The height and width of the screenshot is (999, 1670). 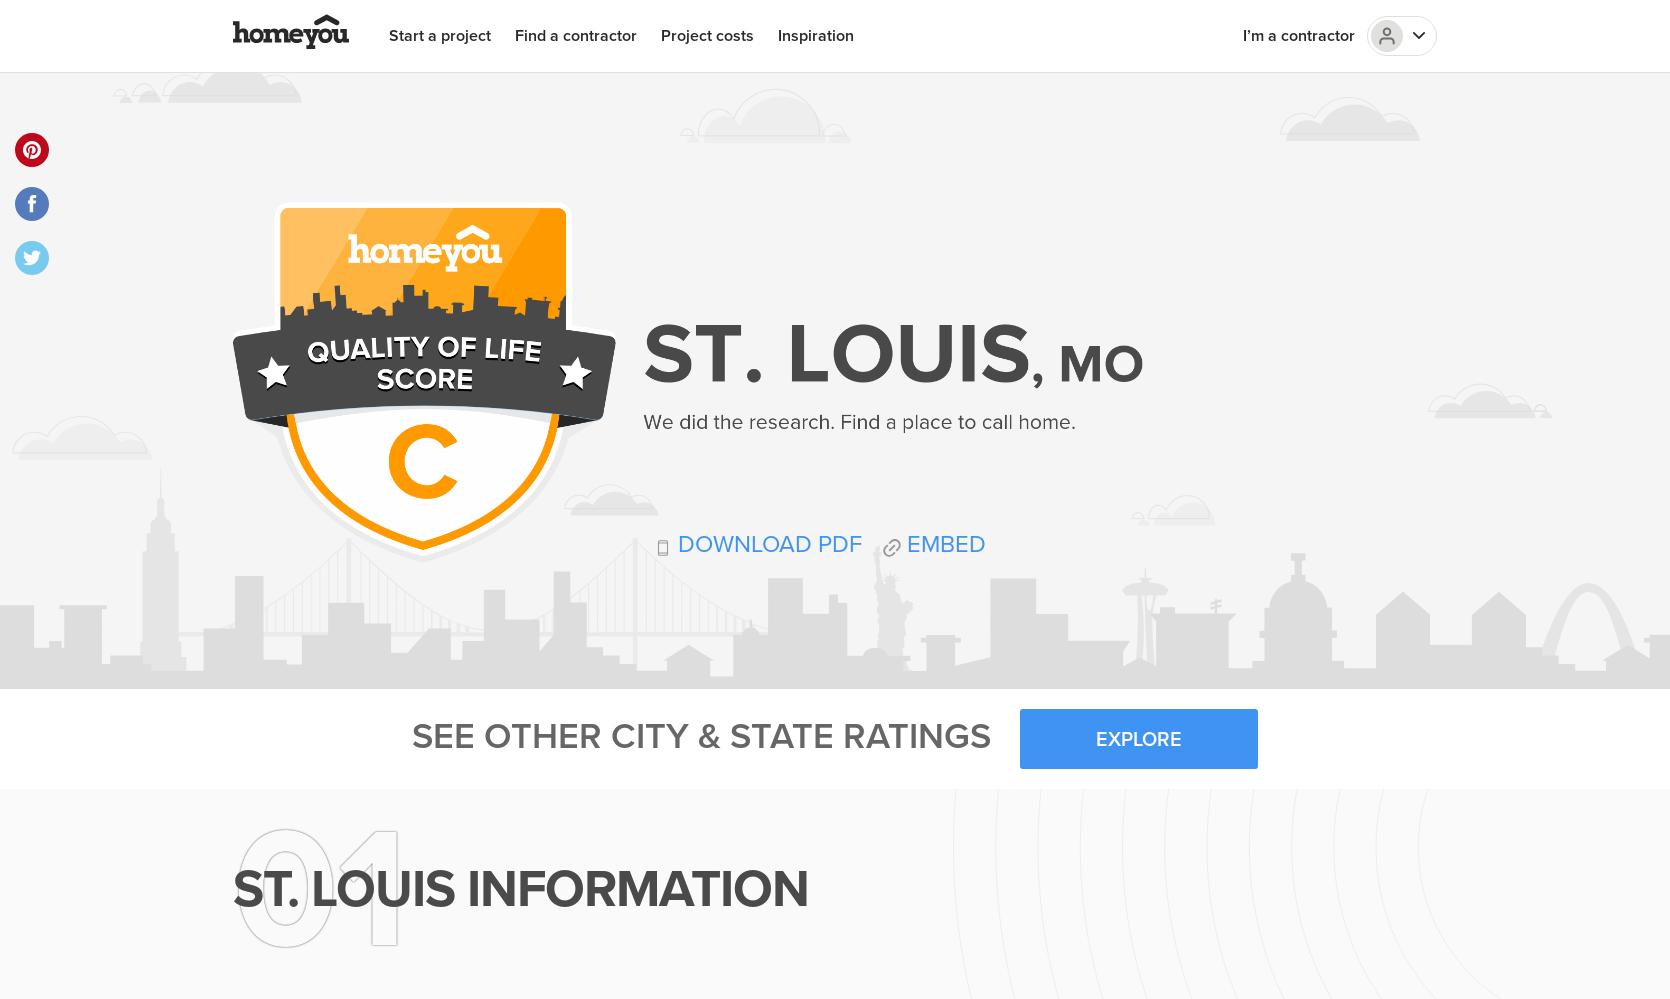 I want to click on 'St. Louis INFORMATION', so click(x=521, y=889).